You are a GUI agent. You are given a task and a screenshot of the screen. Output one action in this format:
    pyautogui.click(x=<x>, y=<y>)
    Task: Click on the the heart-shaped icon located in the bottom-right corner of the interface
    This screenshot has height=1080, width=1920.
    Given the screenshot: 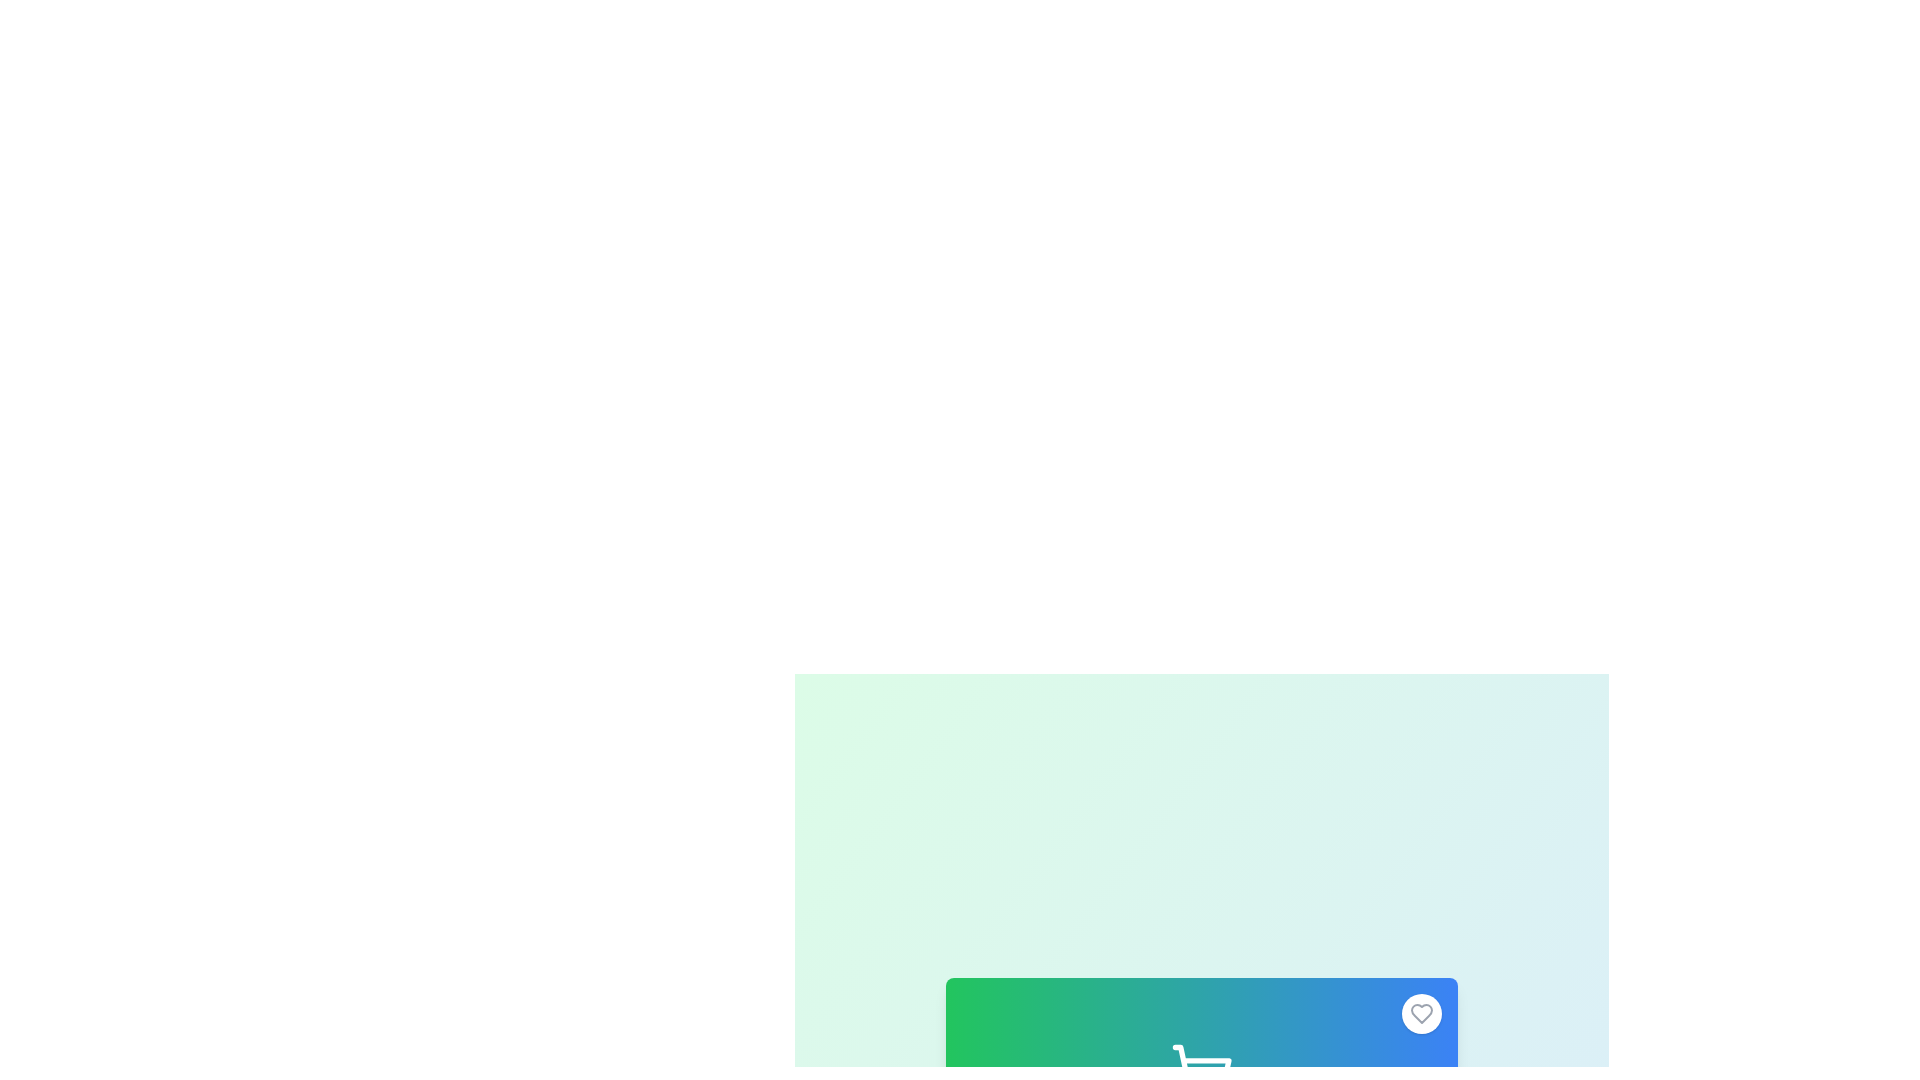 What is the action you would take?
    pyautogui.click(x=1420, y=1014)
    